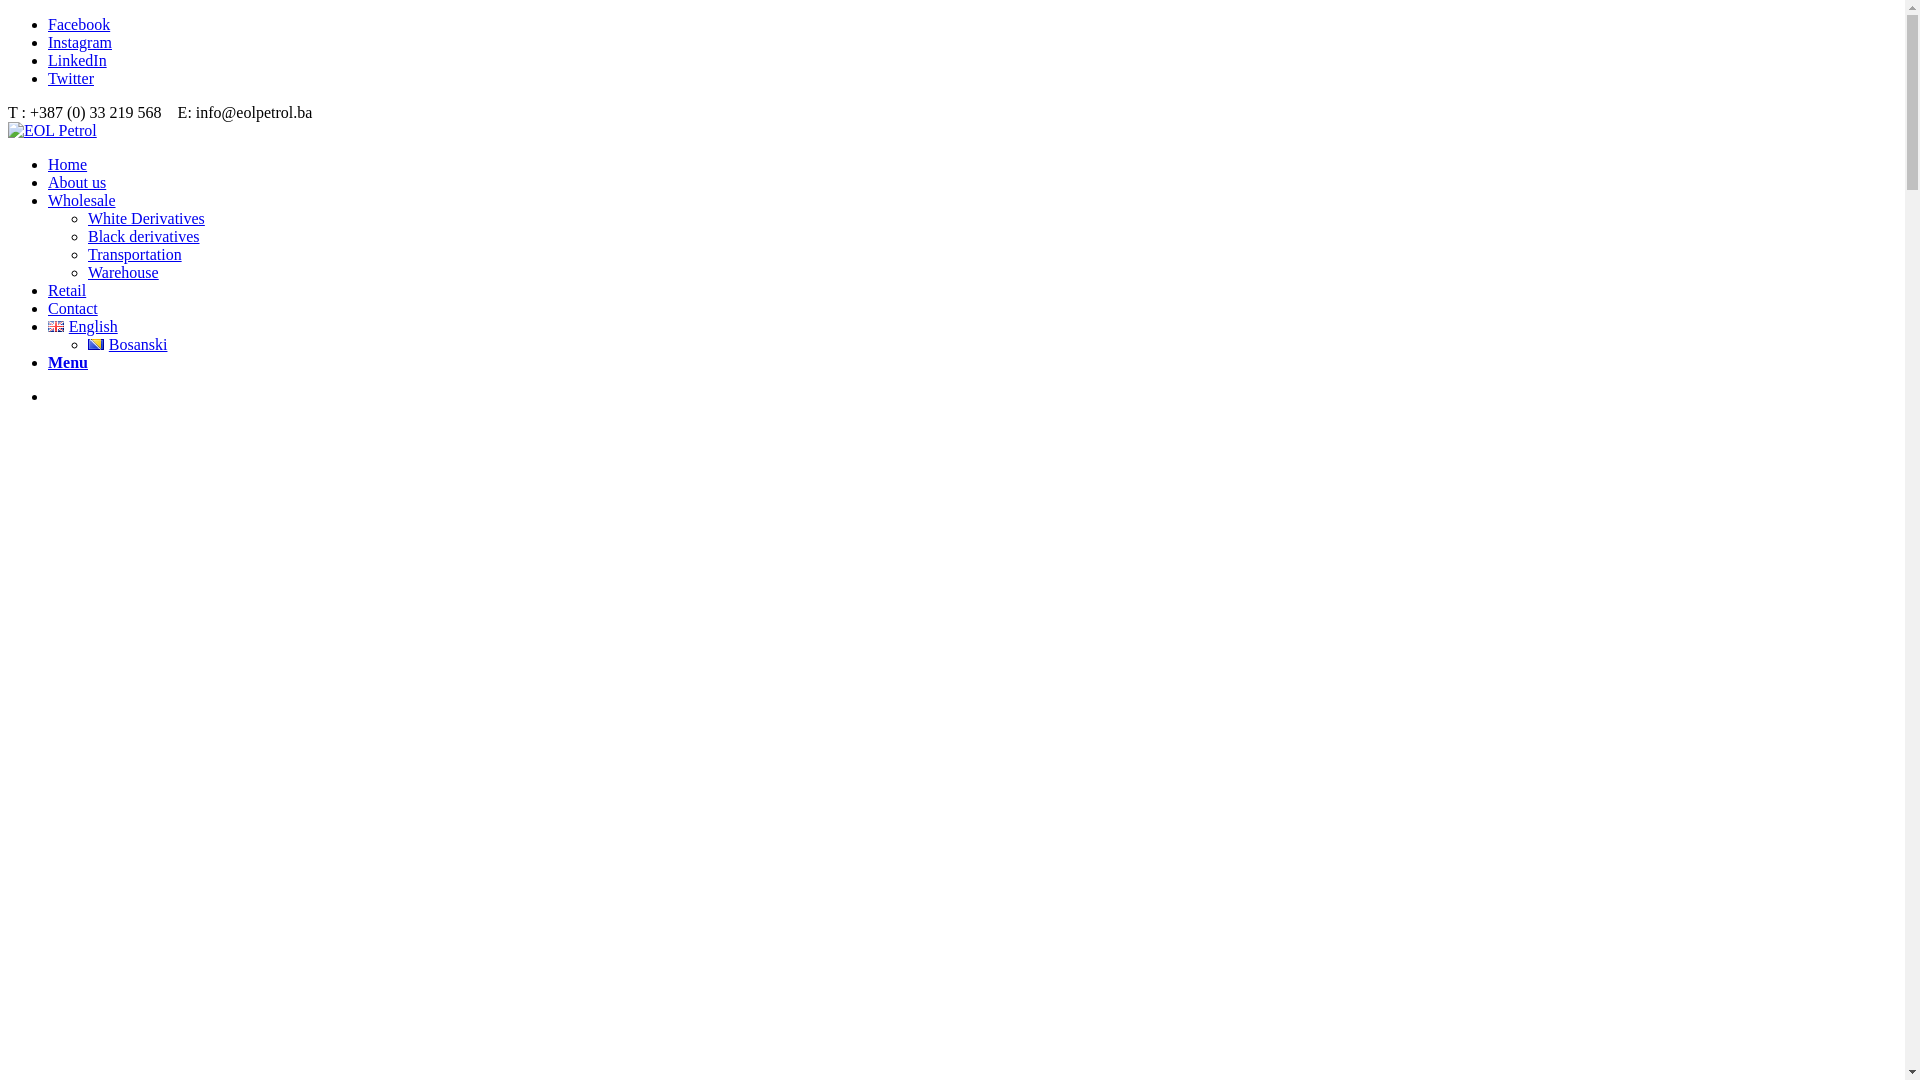 The height and width of the screenshot is (1080, 1920). I want to click on 'Bosanski', so click(126, 343).